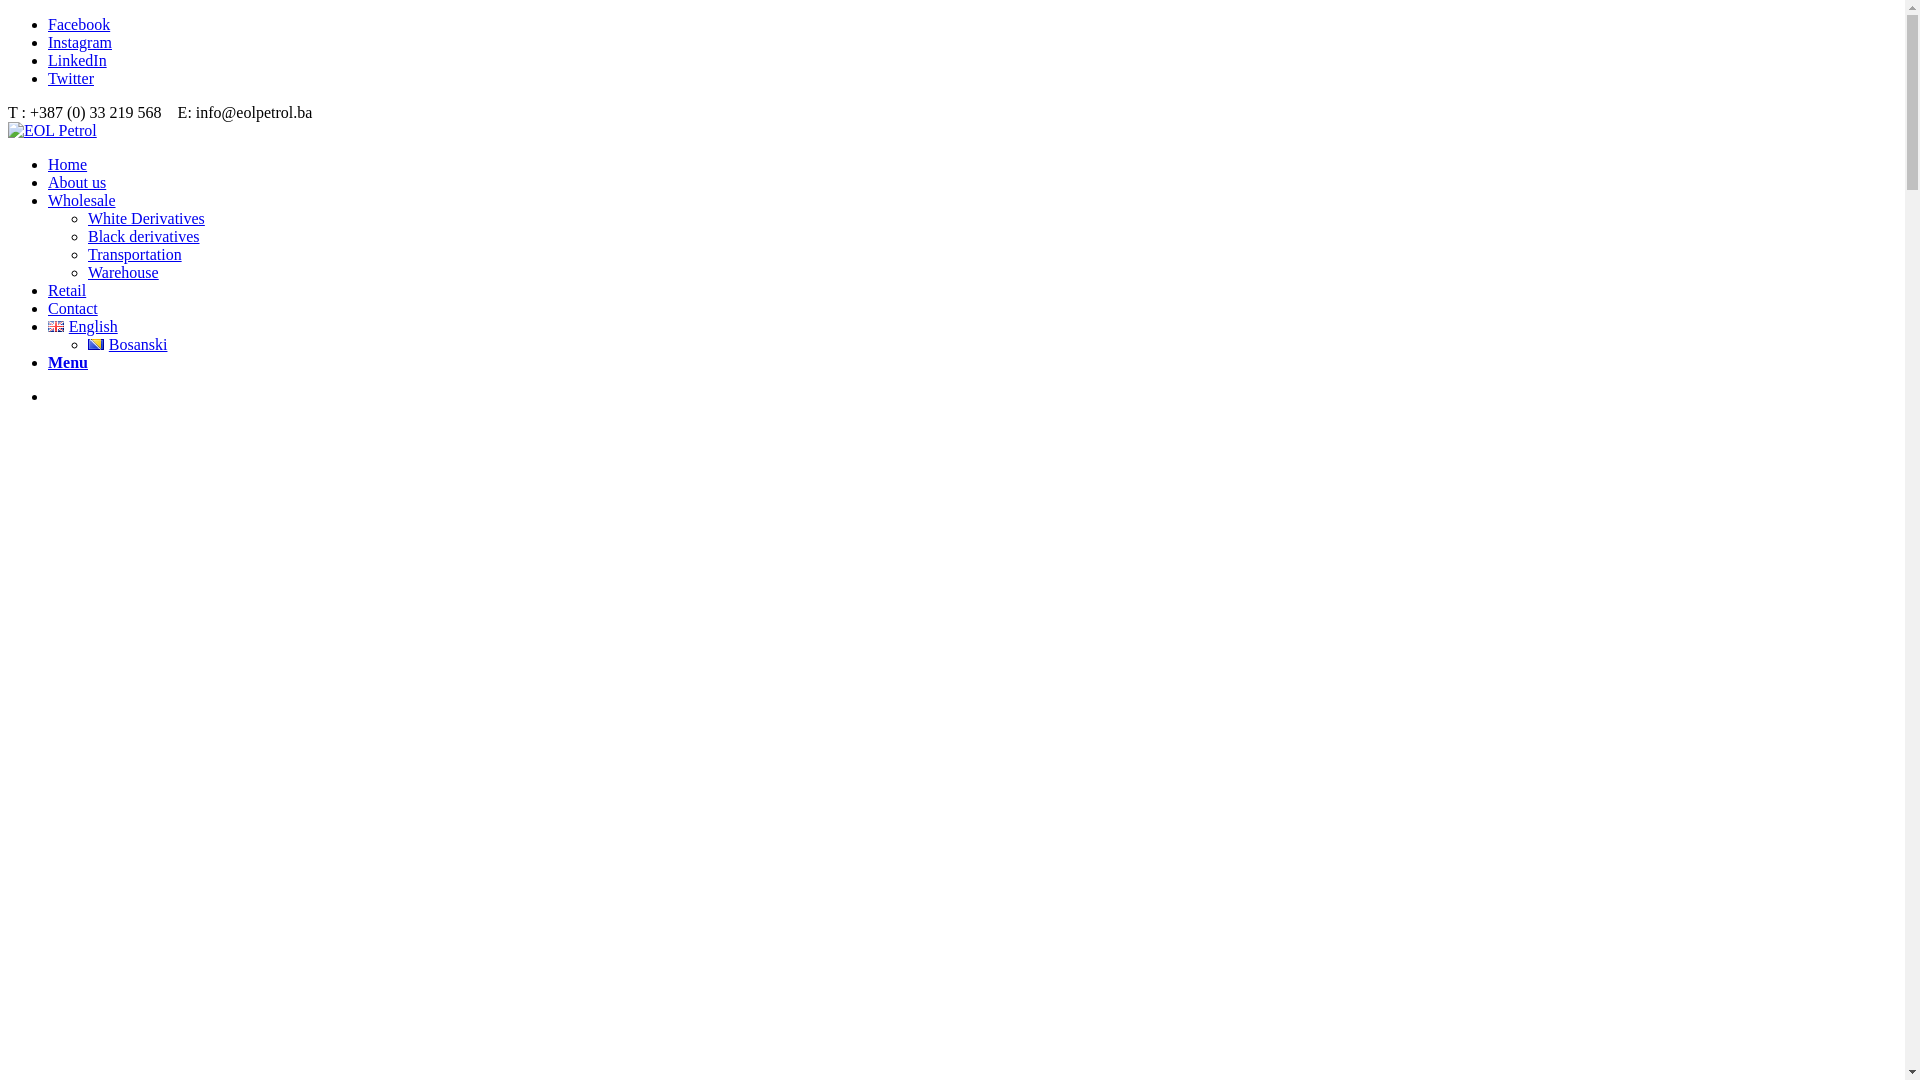 The height and width of the screenshot is (1080, 1920). I want to click on 'Bosanski', so click(126, 343).